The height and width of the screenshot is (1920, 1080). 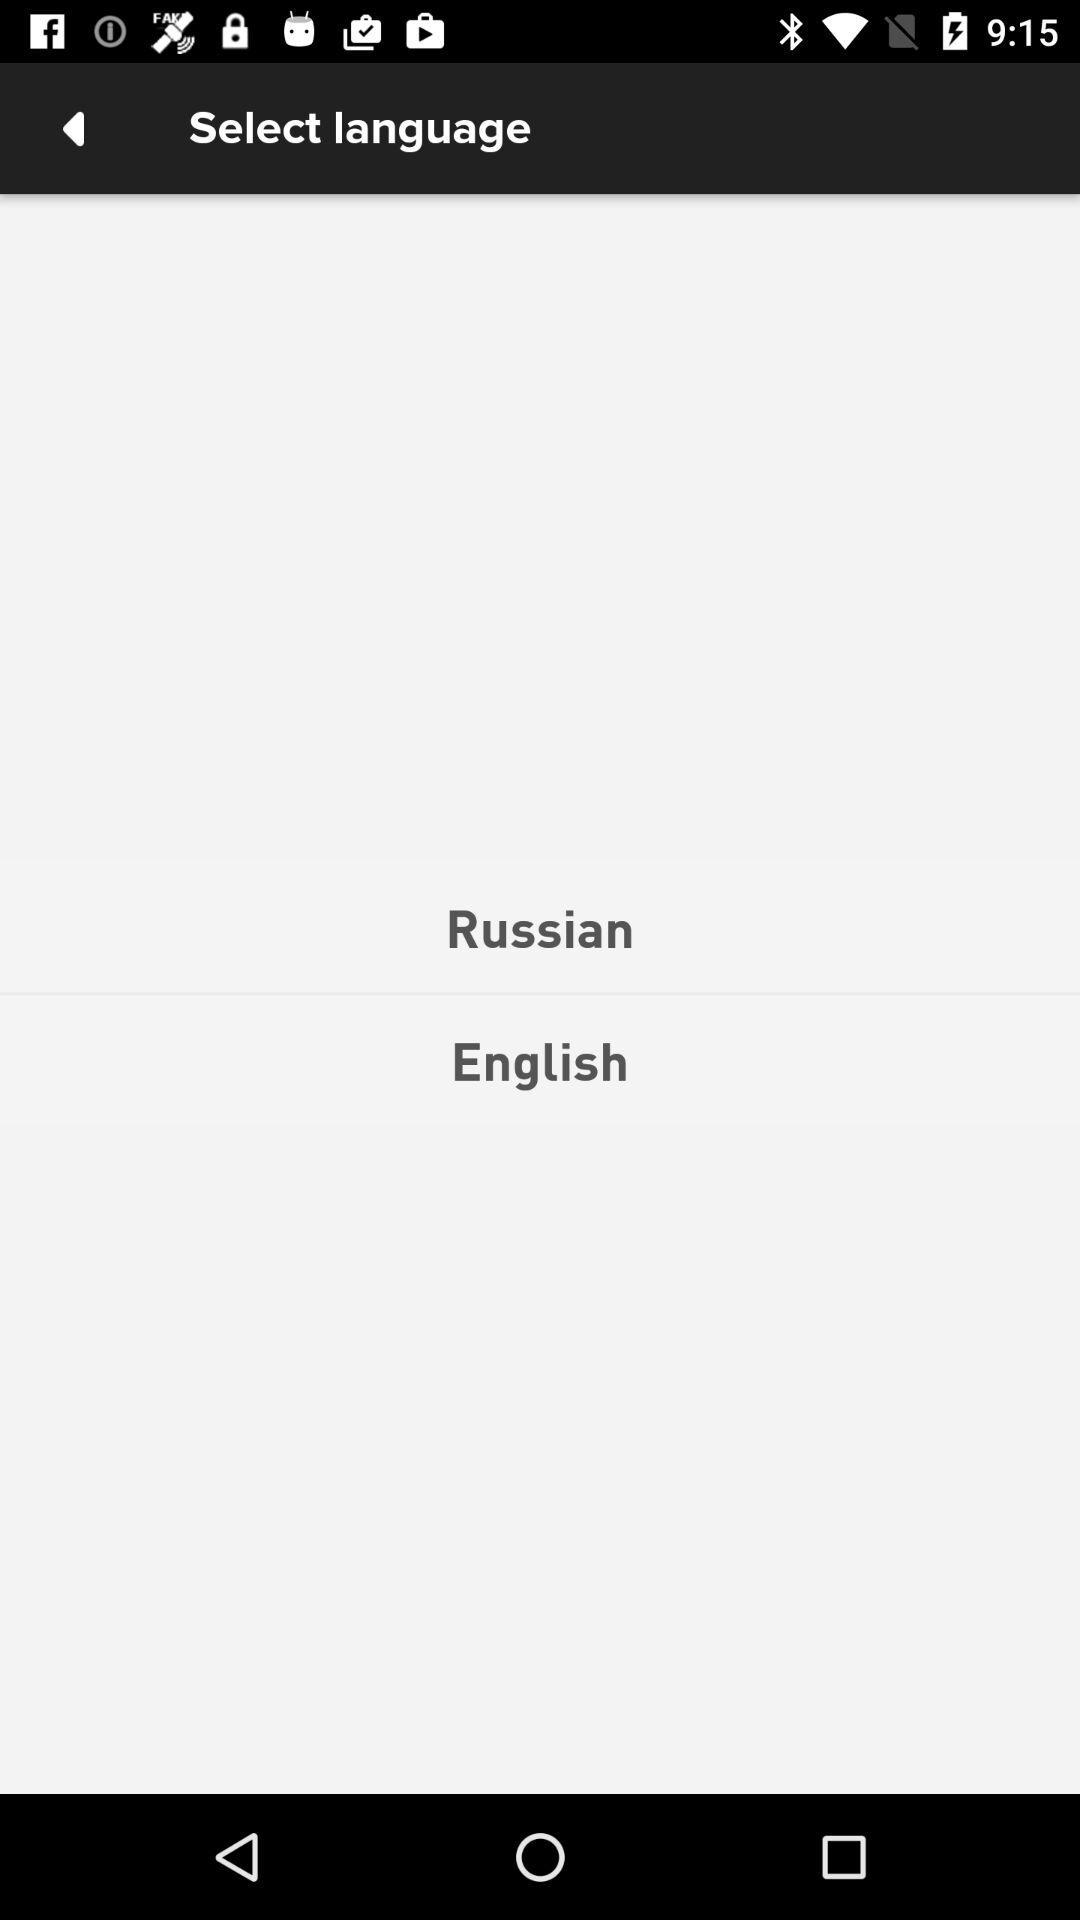 What do you see at coordinates (72, 127) in the screenshot?
I see `item above the russian item` at bounding box center [72, 127].